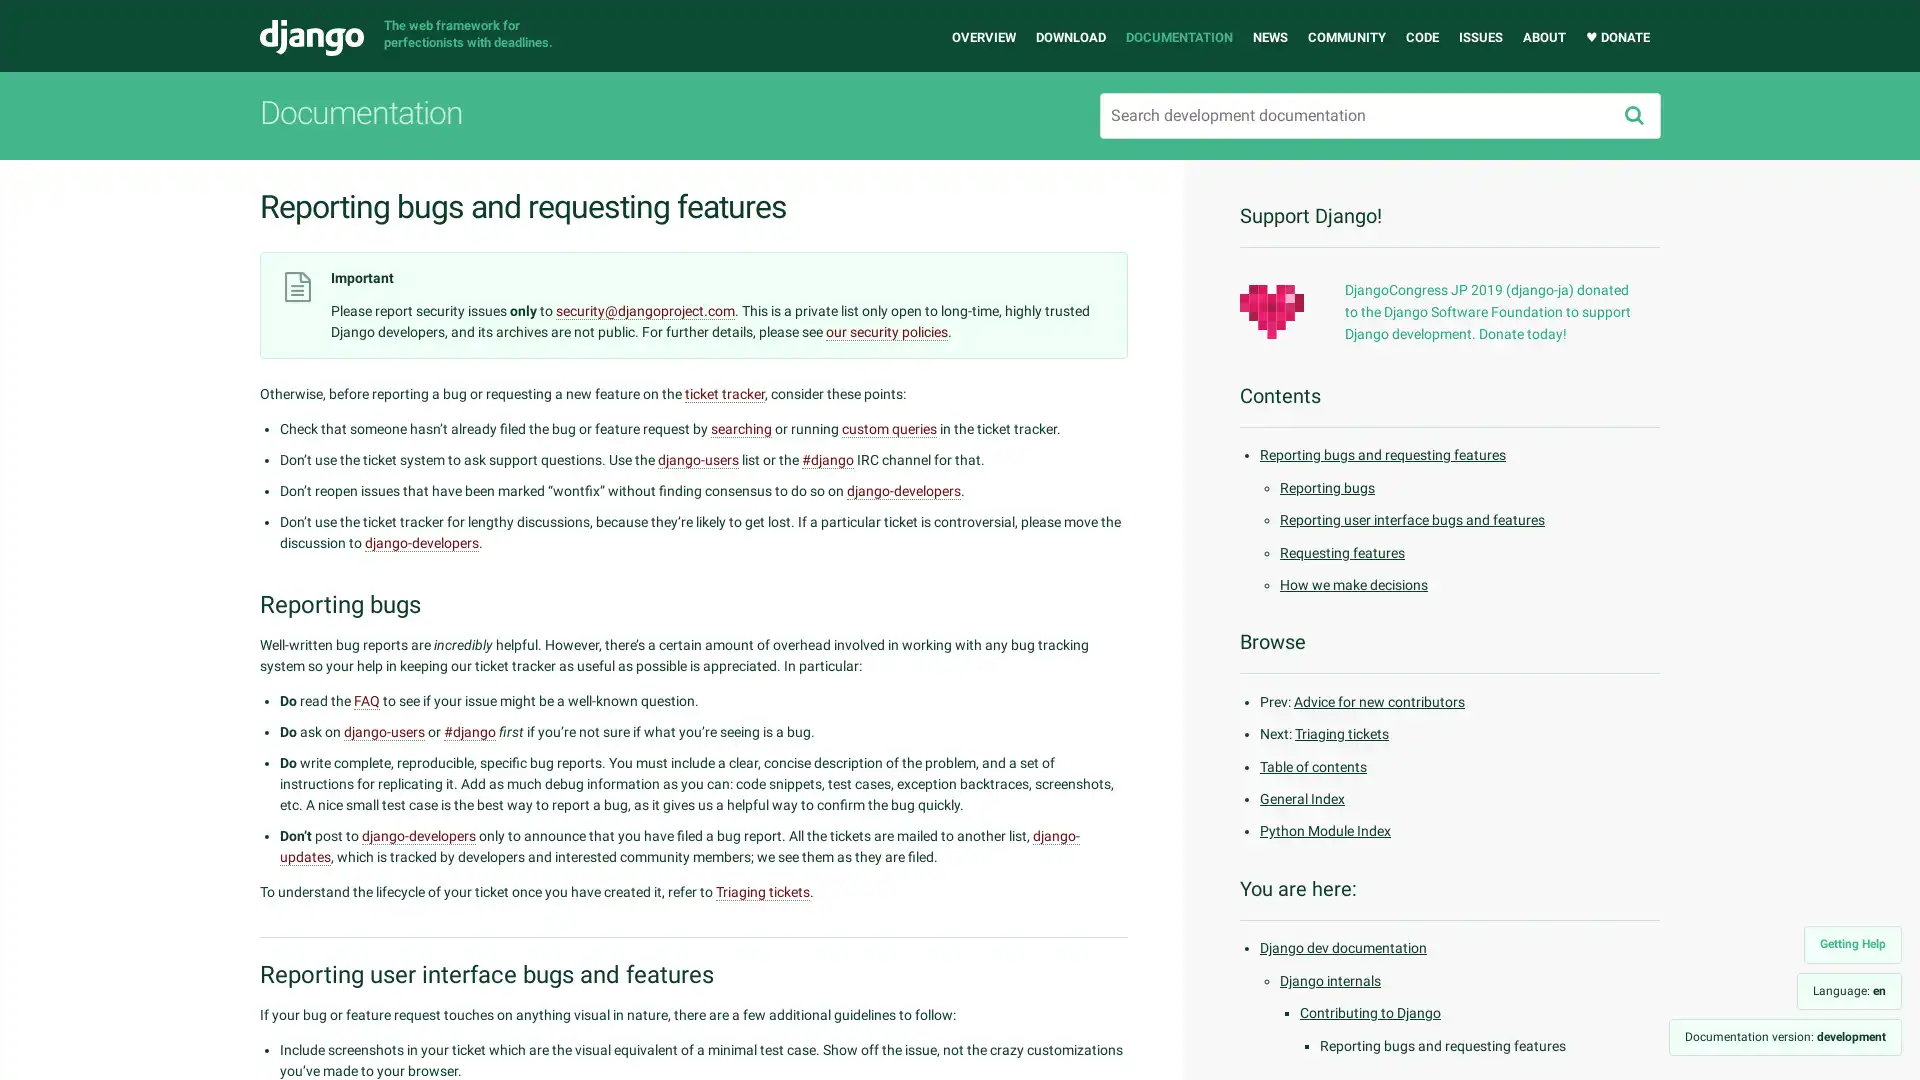 Image resolution: width=1920 pixels, height=1080 pixels. Describe the element at coordinates (1633, 115) in the screenshot. I see `Search` at that location.